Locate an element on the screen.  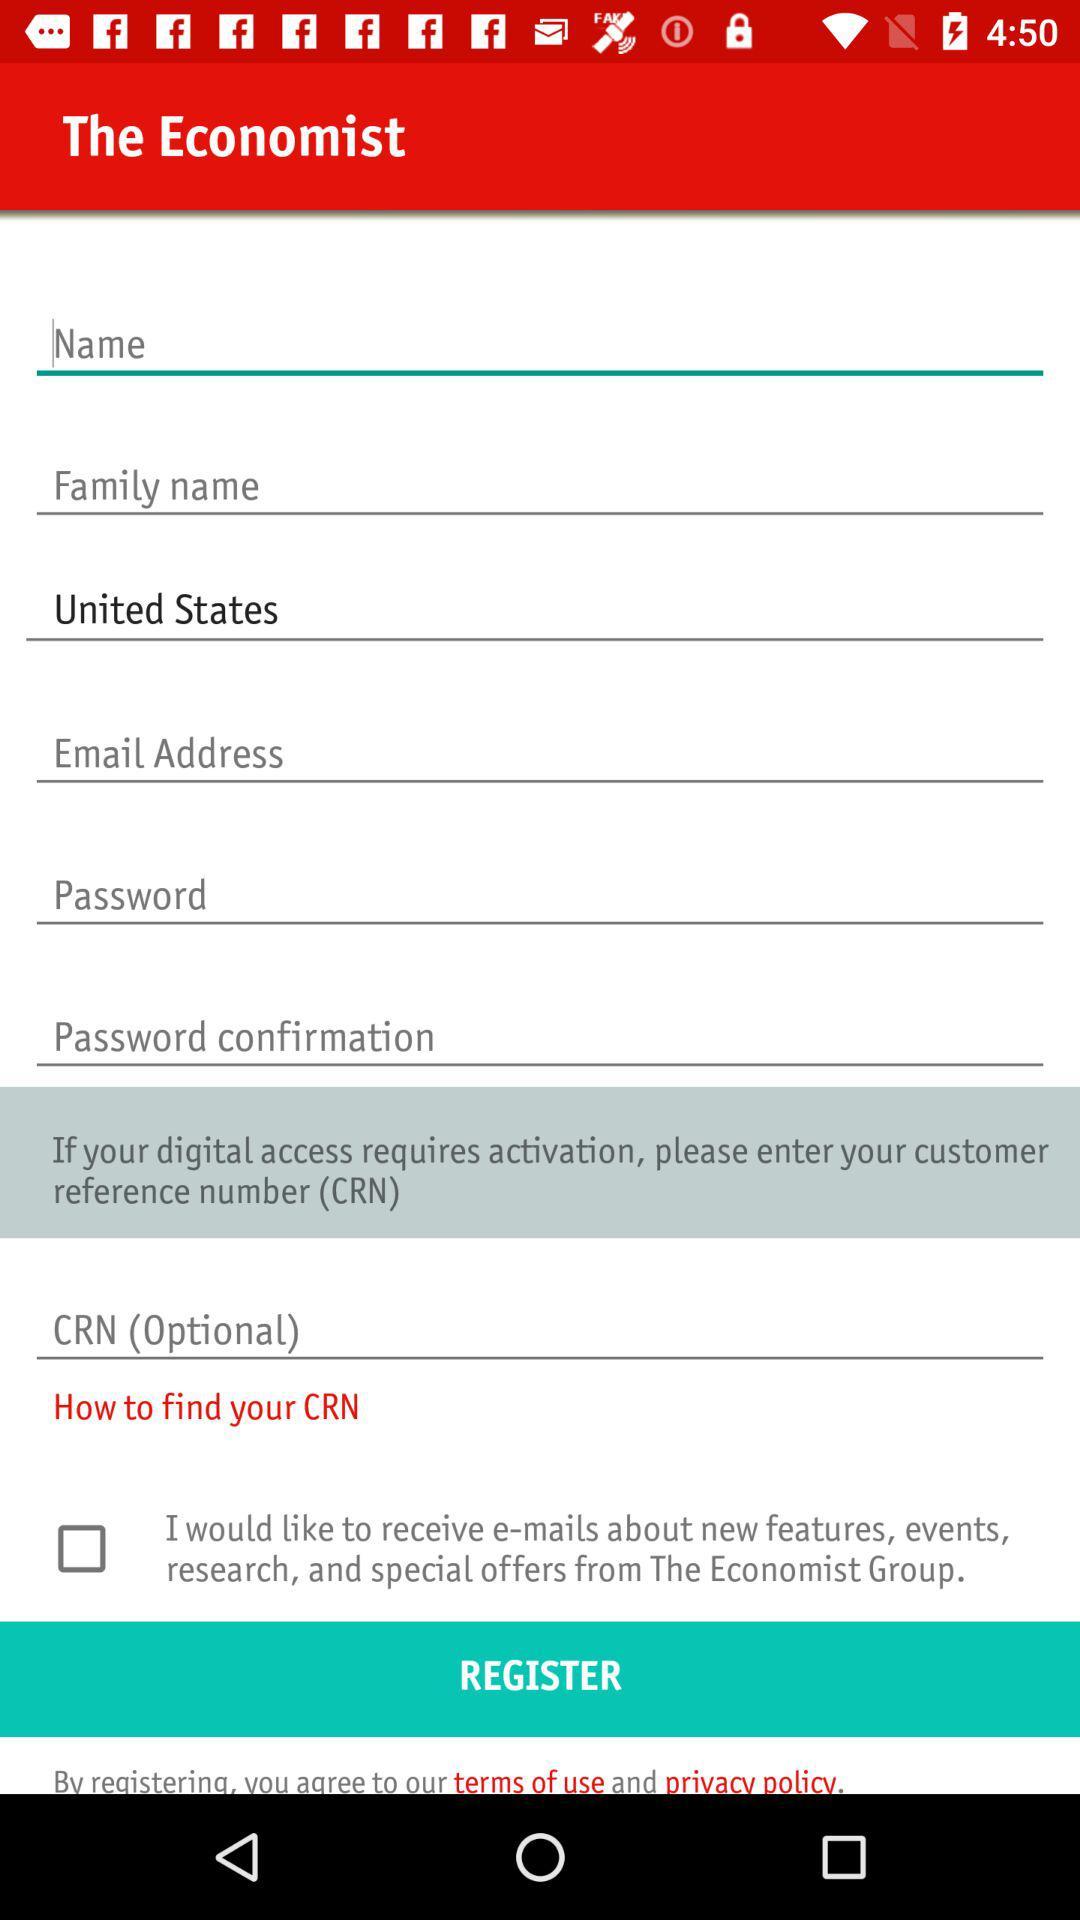
re-enter password is located at coordinates (540, 1015).